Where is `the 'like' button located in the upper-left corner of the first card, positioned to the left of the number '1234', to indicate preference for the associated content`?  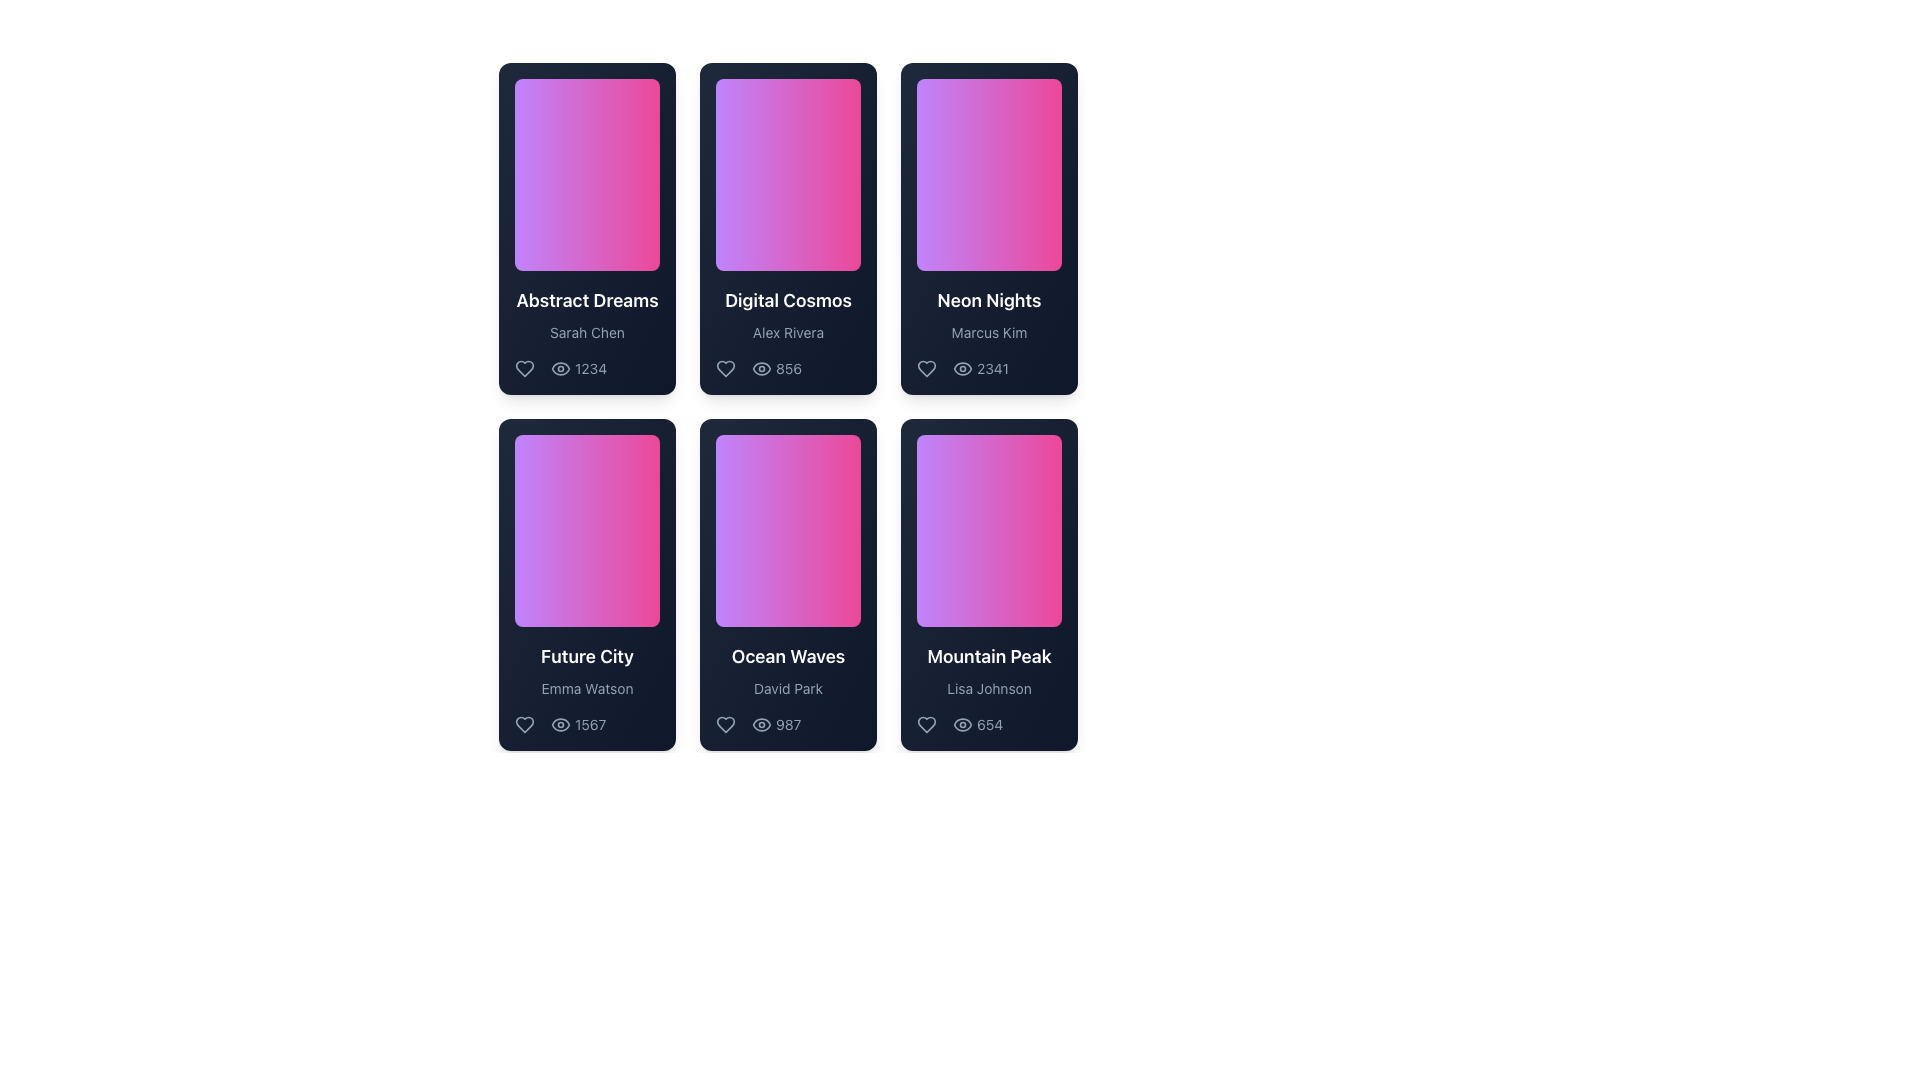
the 'like' button located in the upper-left corner of the first card, positioned to the left of the number '1234', to indicate preference for the associated content is located at coordinates (524, 369).